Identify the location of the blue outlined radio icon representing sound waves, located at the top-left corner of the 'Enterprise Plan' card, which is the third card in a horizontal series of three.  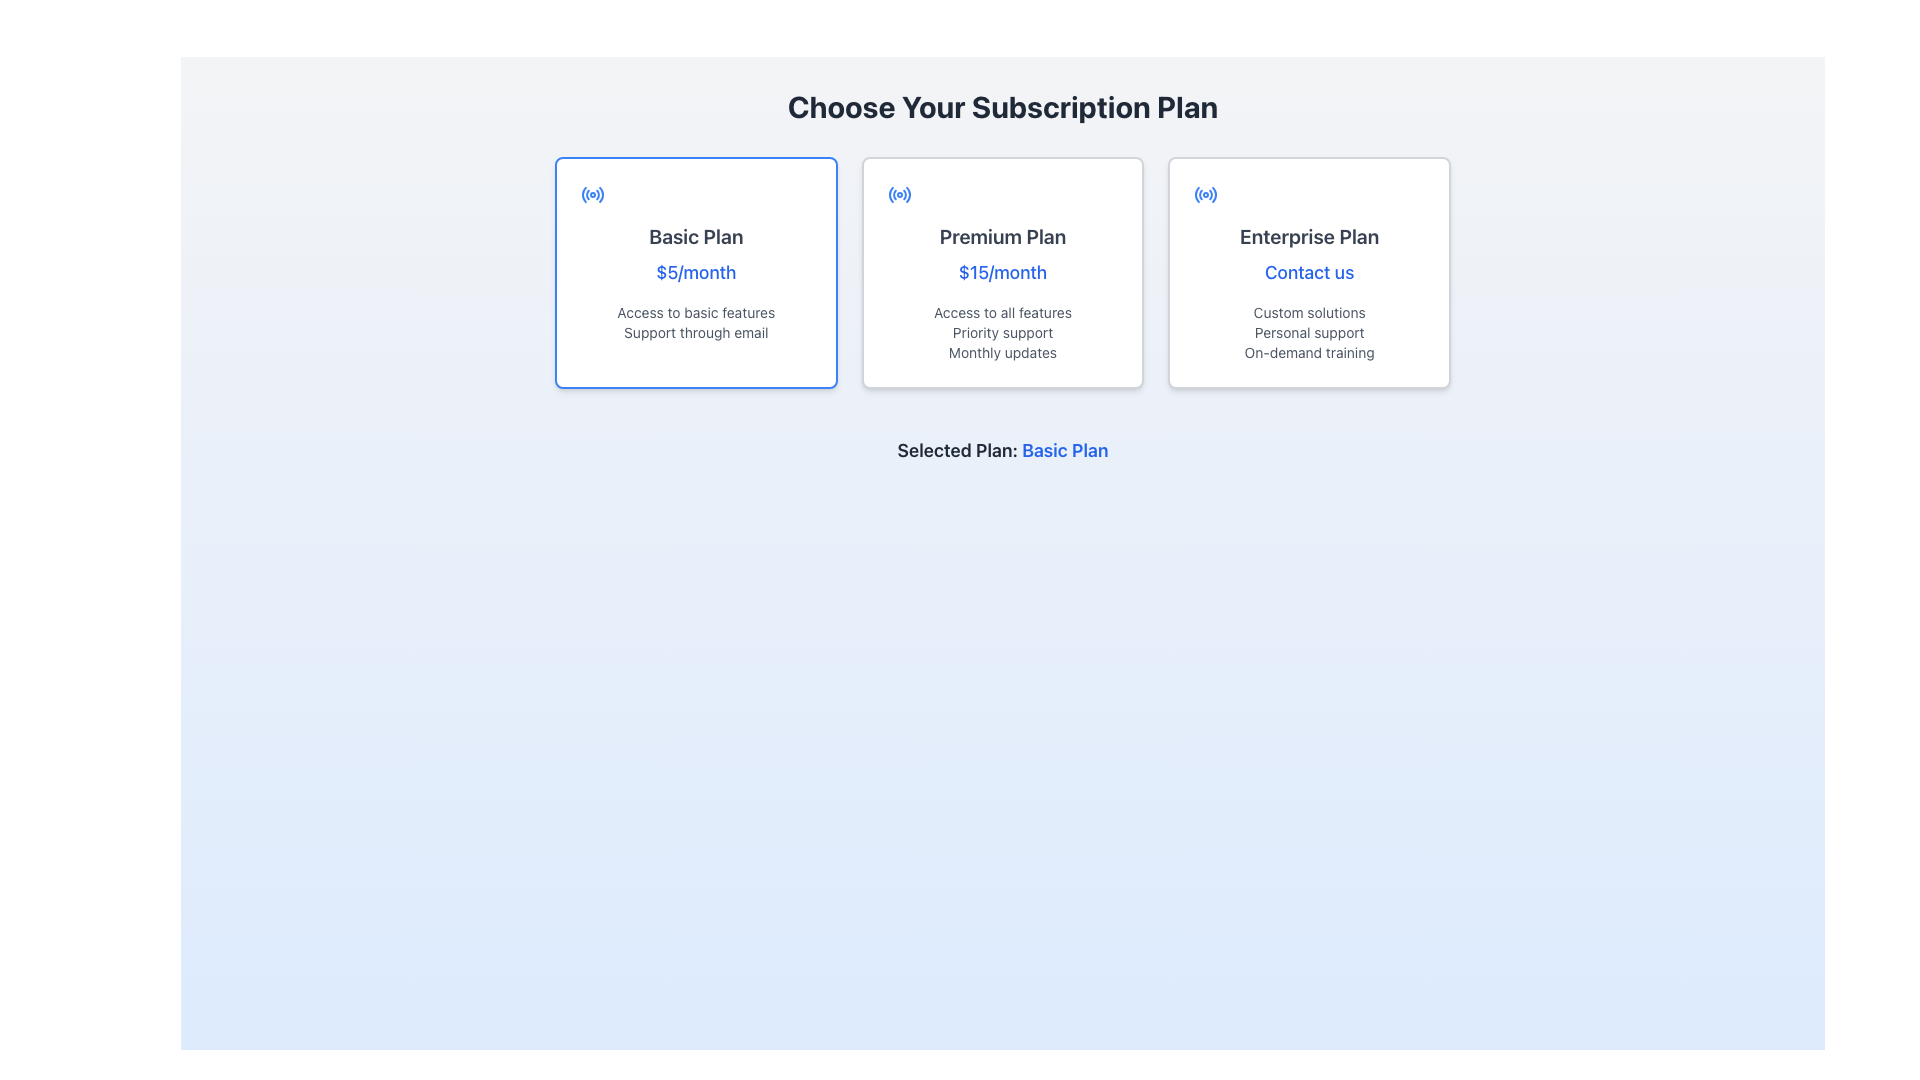
(1205, 195).